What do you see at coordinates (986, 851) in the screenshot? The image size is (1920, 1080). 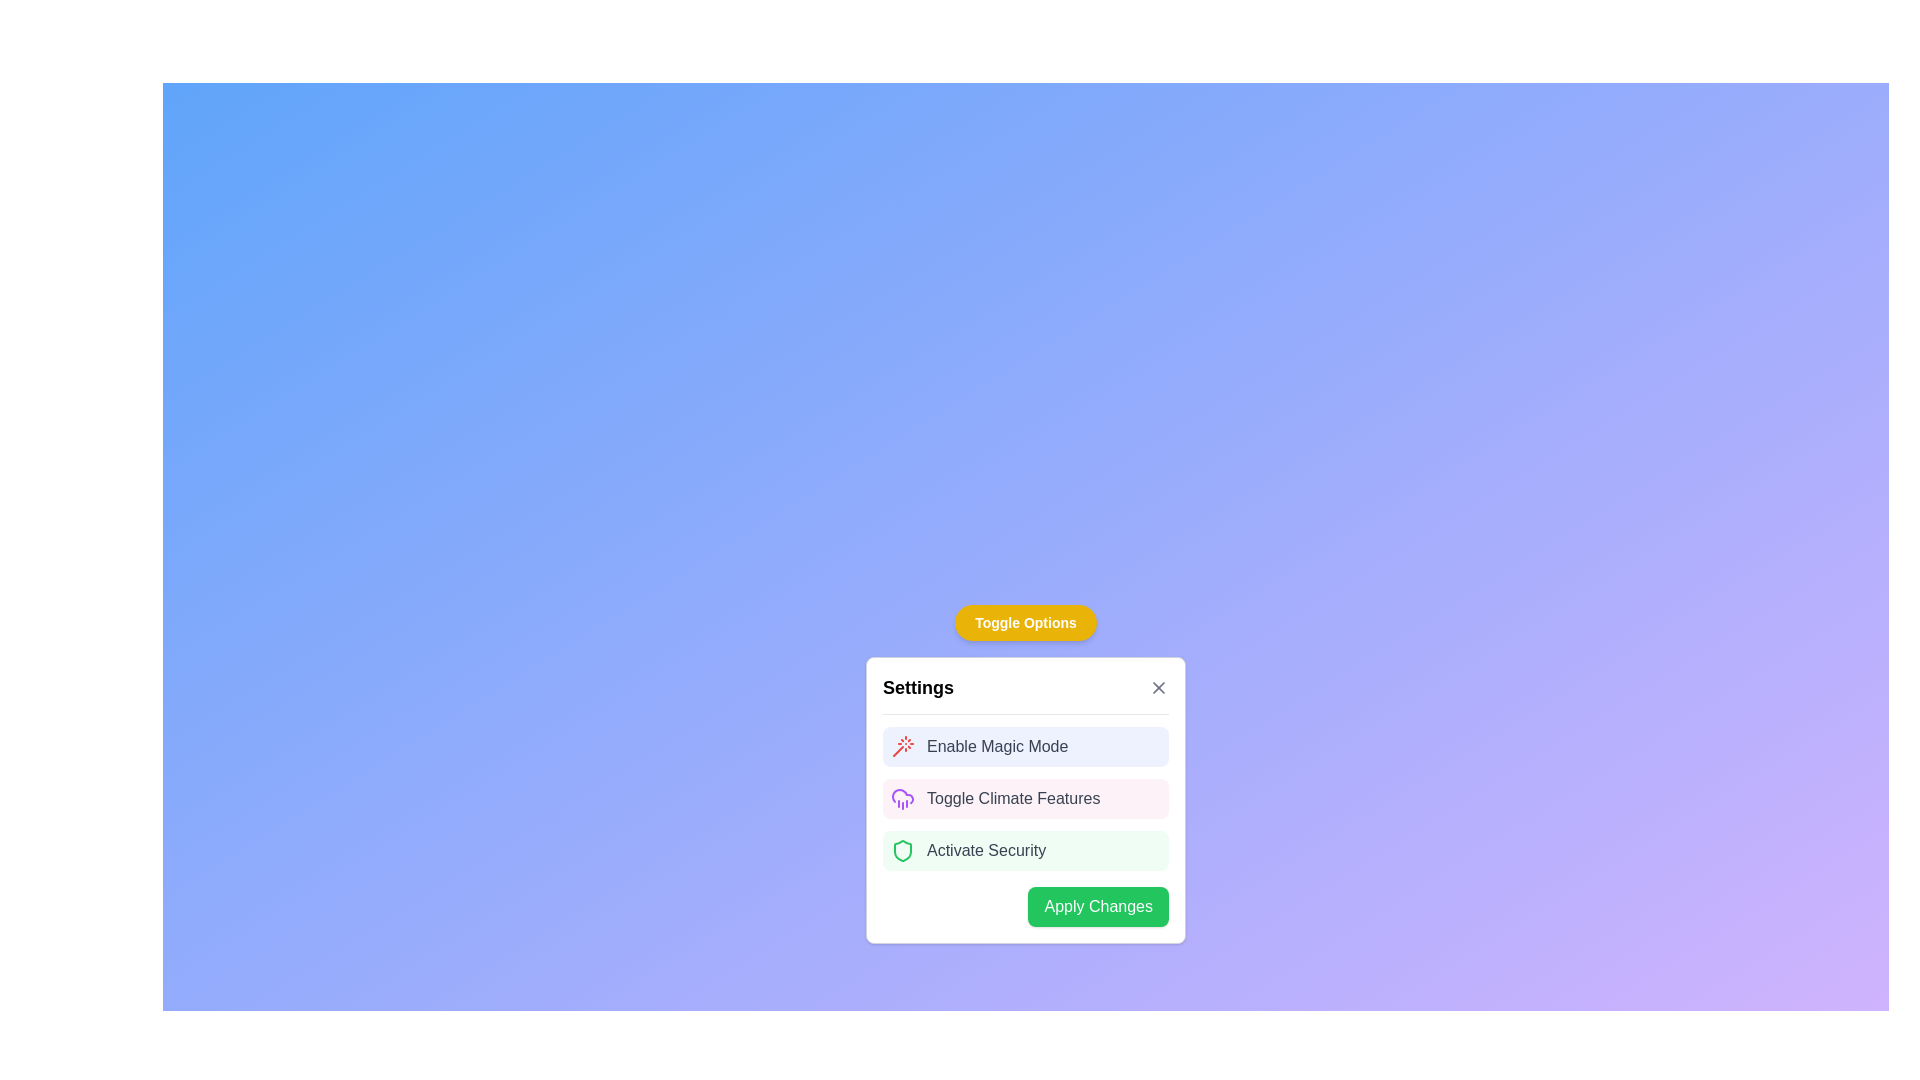 I see `the descriptive text label related to the 'Activate Security' feature, which is aligned to the right of a shield icon in the settings selection interface` at bounding box center [986, 851].